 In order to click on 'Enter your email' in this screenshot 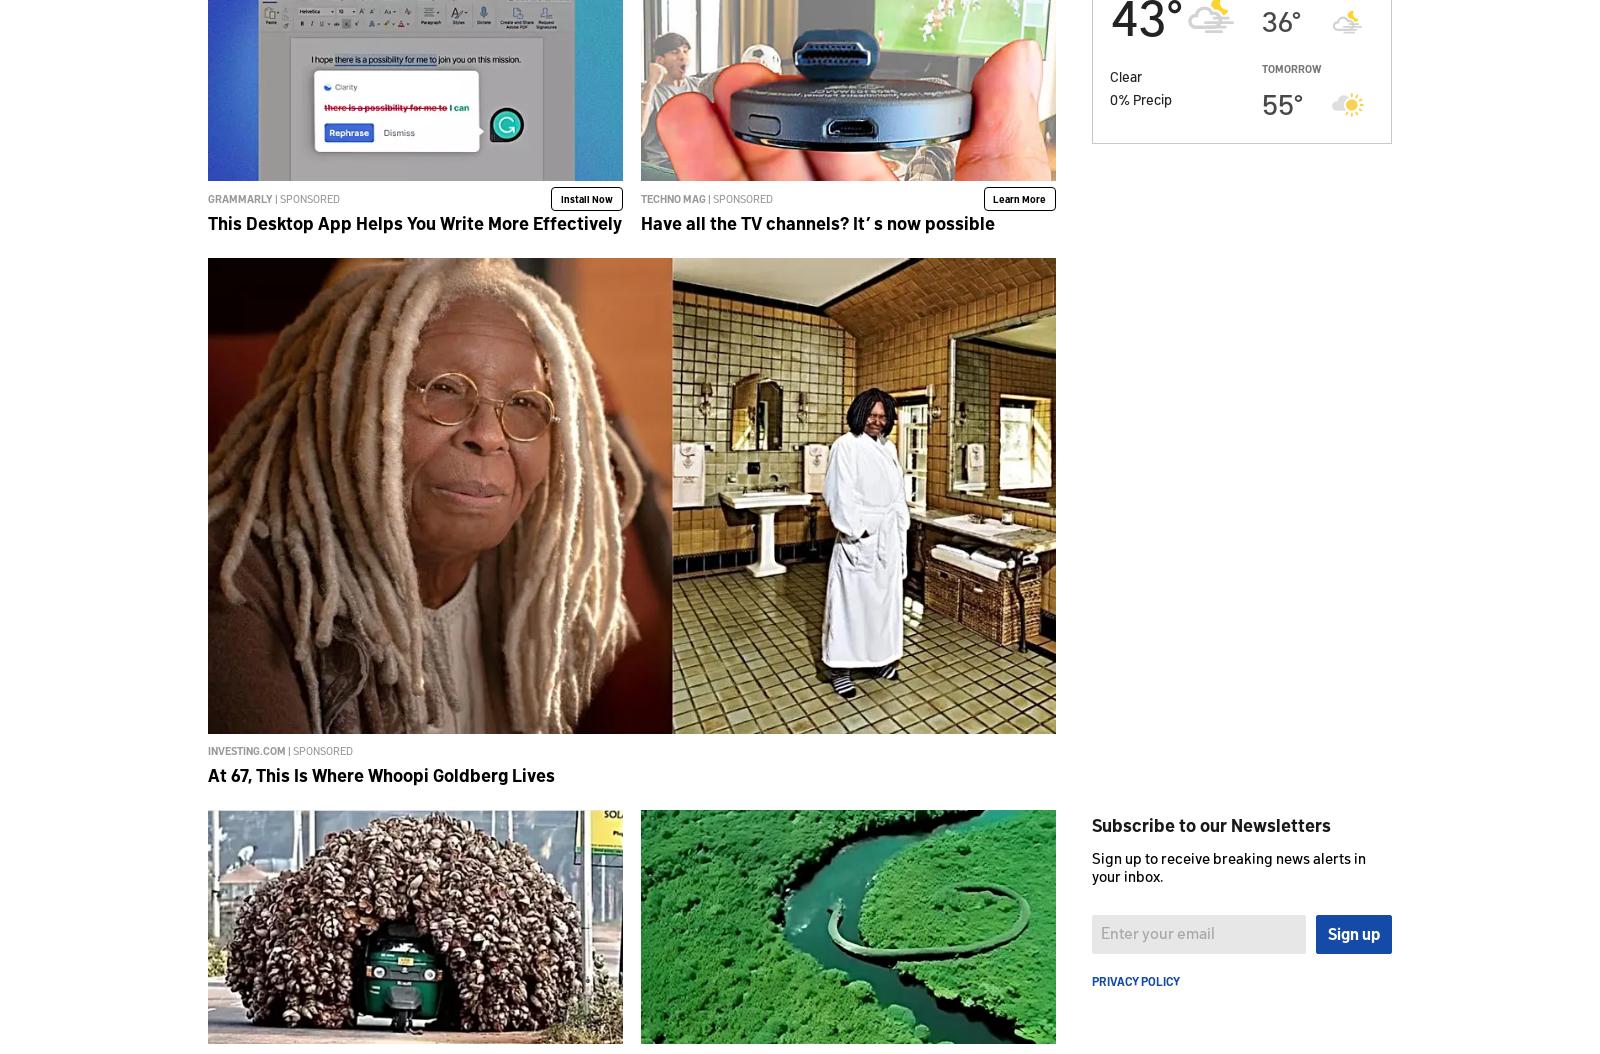, I will do `click(1158, 931)`.